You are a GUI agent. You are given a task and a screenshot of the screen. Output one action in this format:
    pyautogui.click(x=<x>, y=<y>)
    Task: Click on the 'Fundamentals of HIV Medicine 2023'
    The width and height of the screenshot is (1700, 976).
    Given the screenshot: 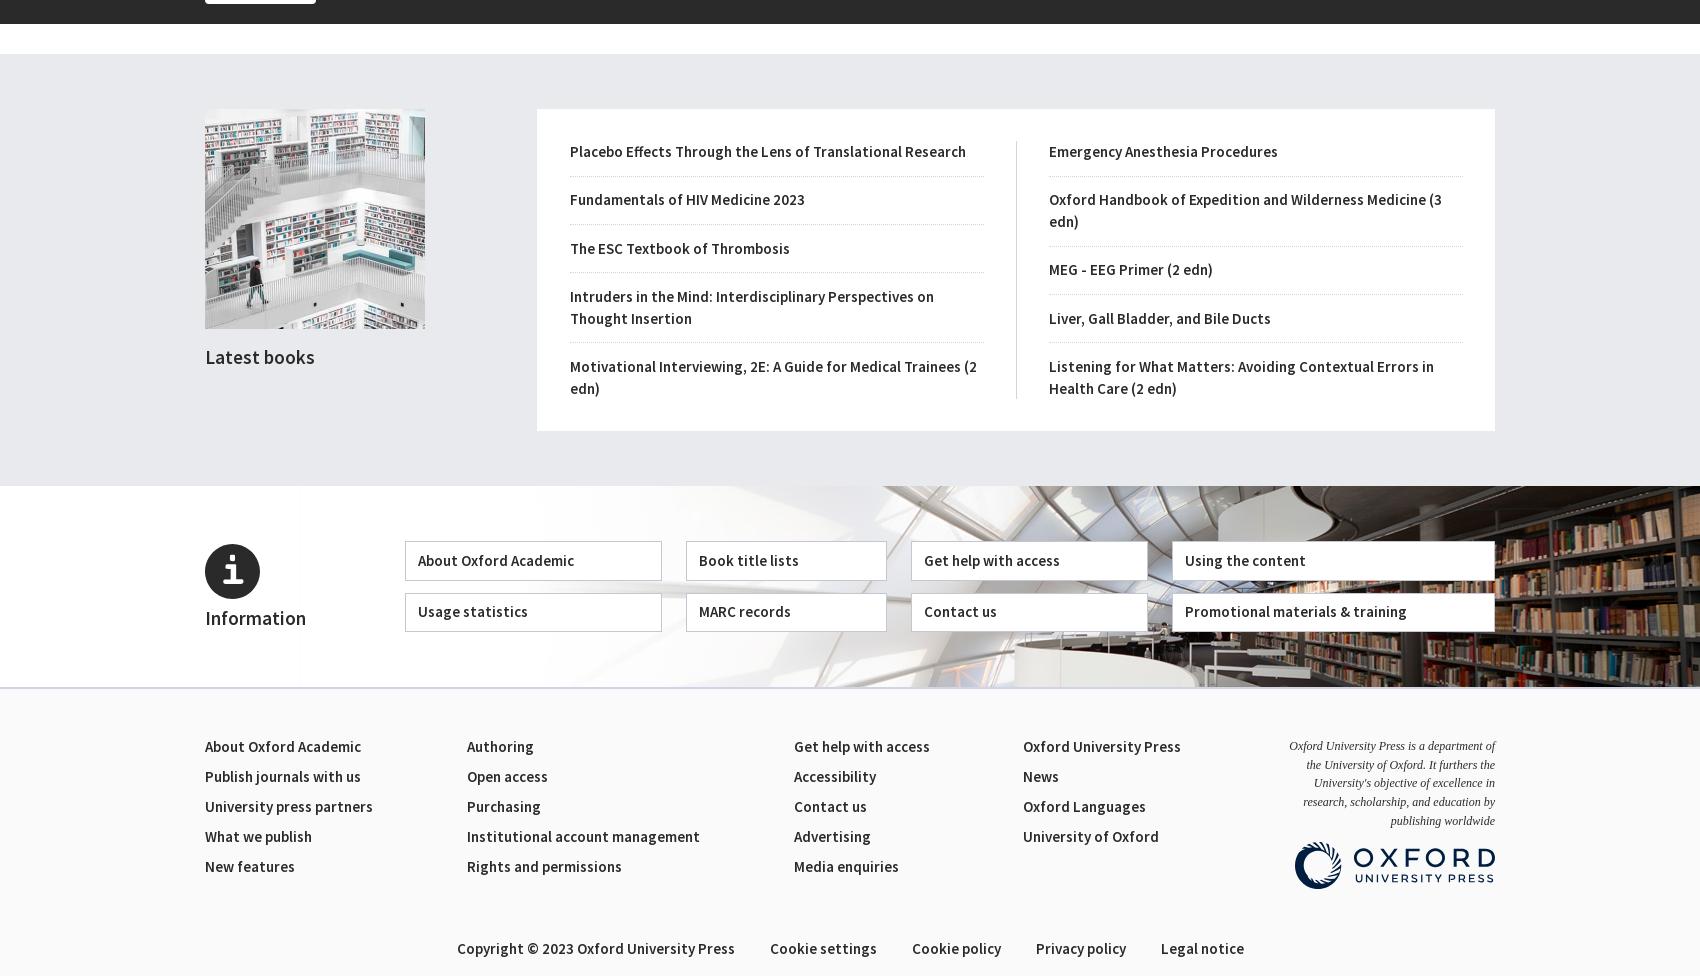 What is the action you would take?
    pyautogui.click(x=686, y=198)
    